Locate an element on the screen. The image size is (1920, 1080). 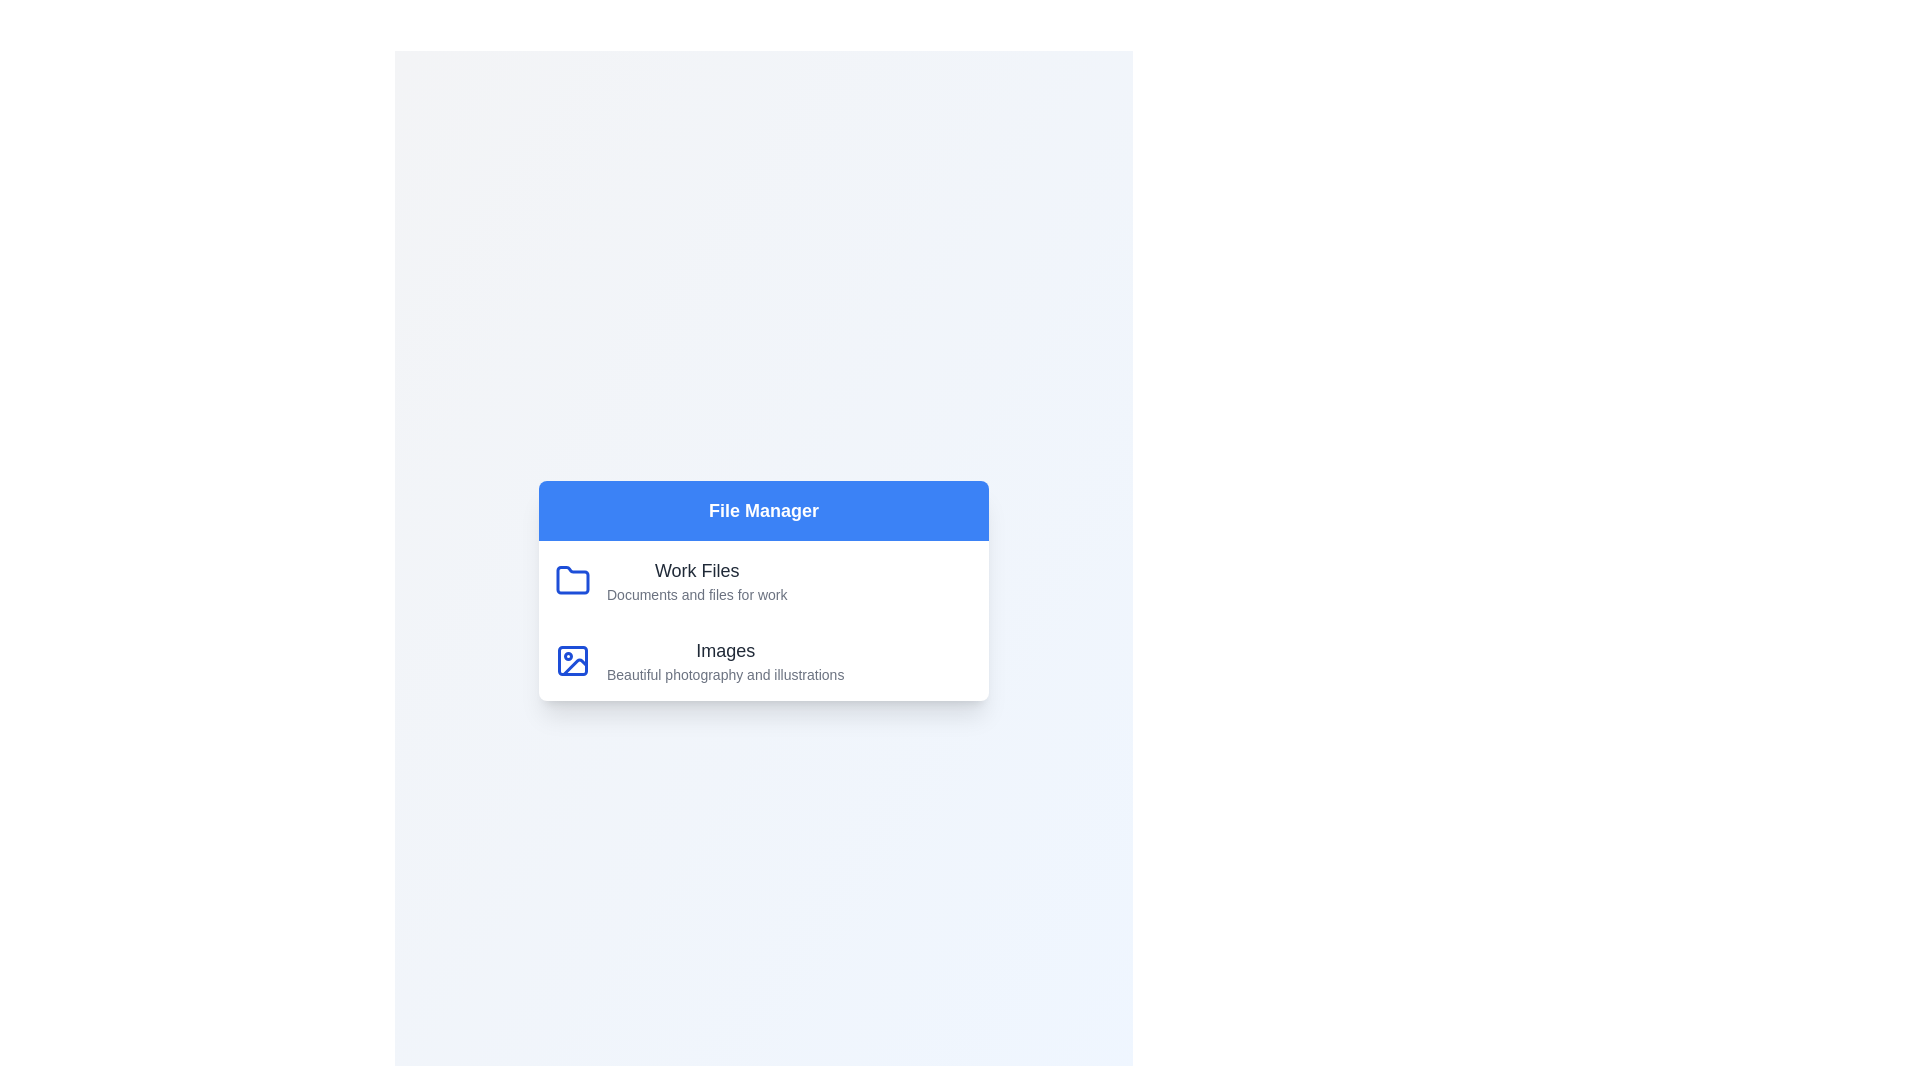
the category item Work Files to highlight it is located at coordinates (762, 581).